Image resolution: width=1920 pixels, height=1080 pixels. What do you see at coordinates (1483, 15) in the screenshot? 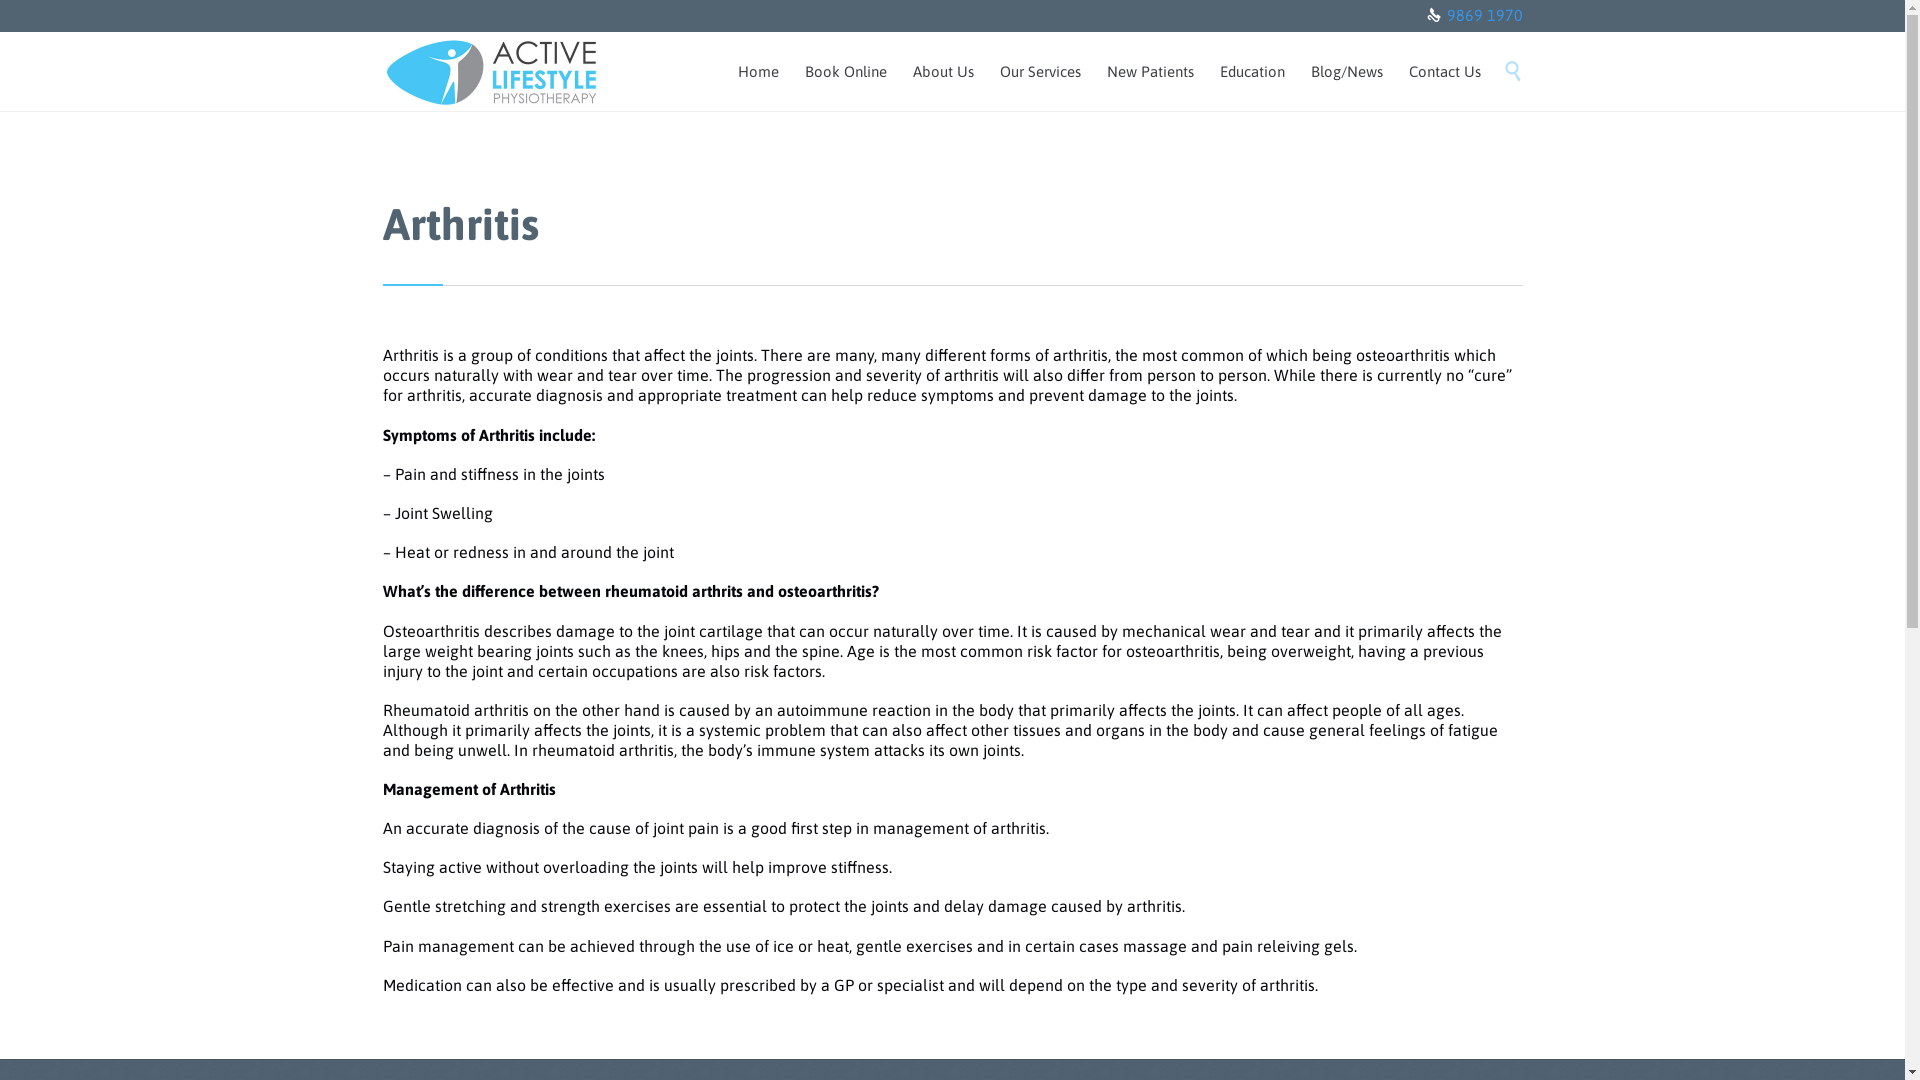
I see `'9869 1970'` at bounding box center [1483, 15].